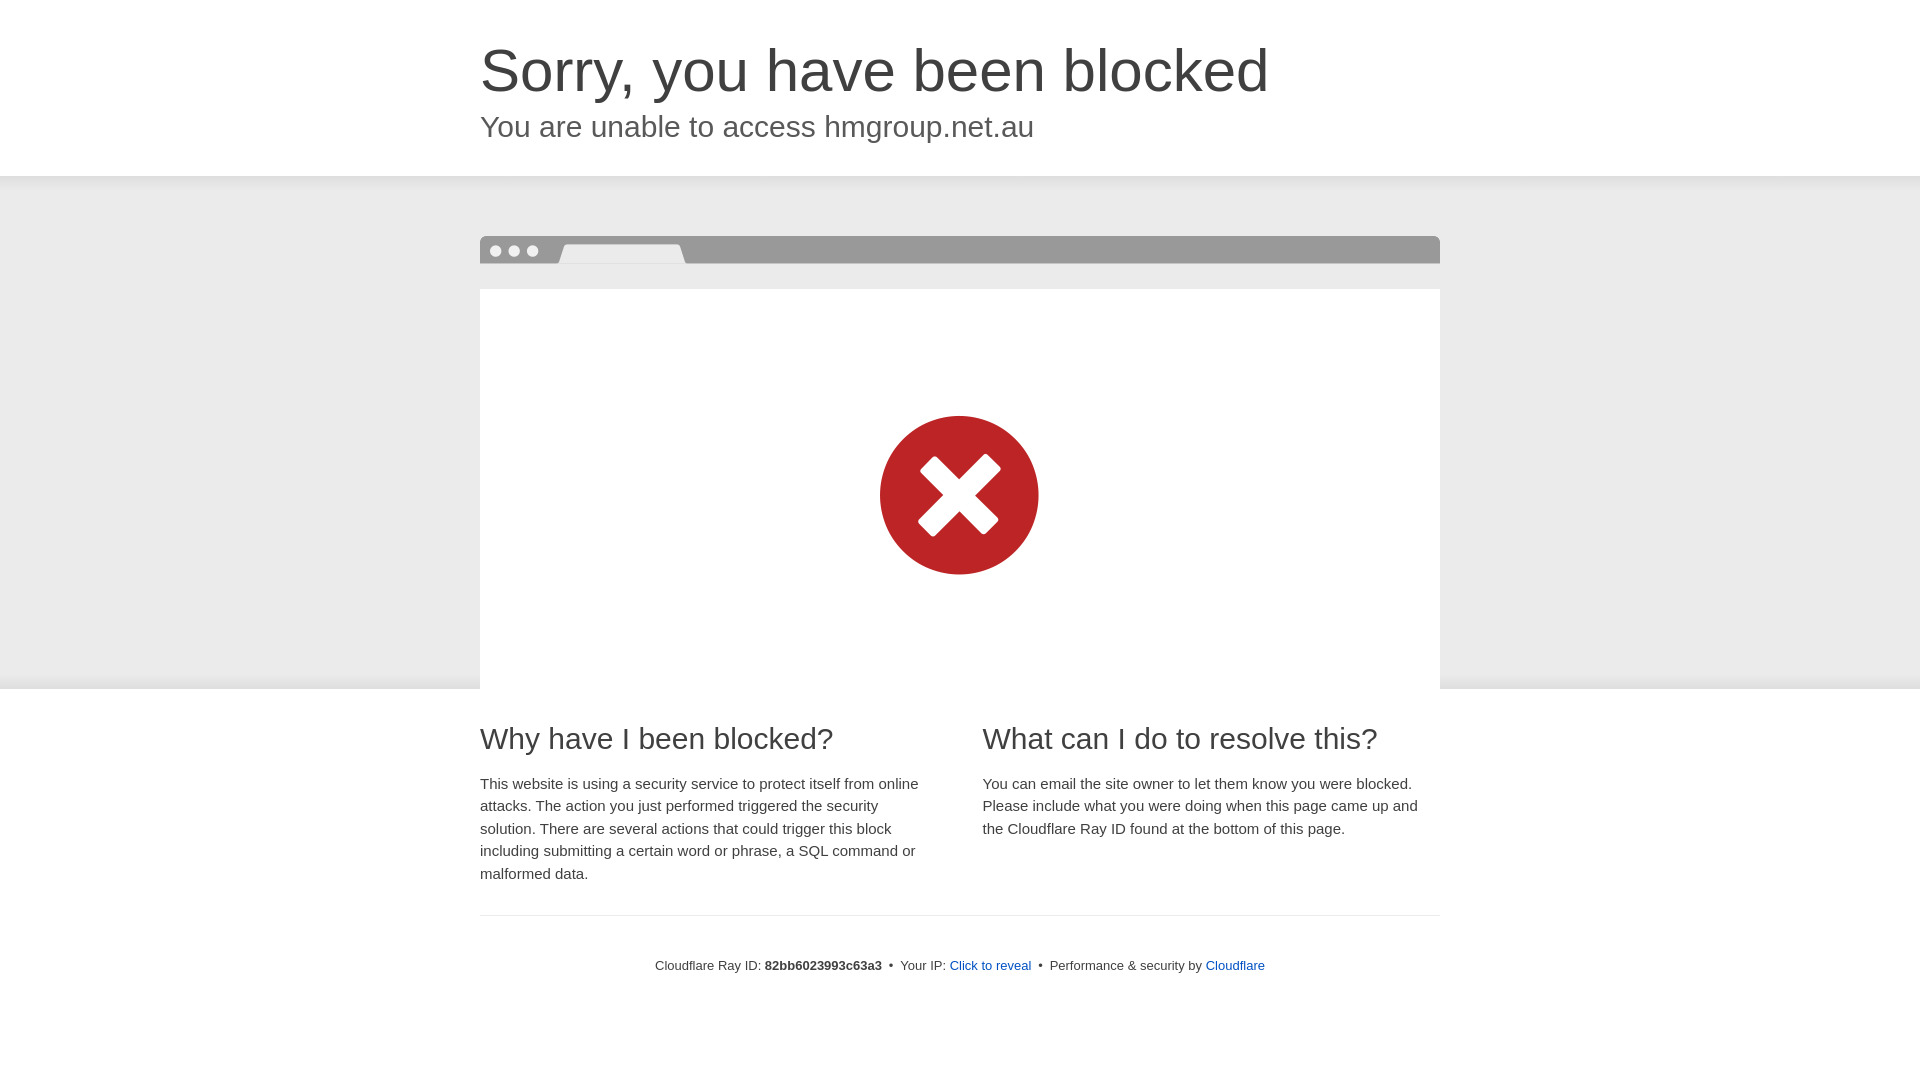 The width and height of the screenshot is (1920, 1080). Describe the element at coordinates (990, 964) in the screenshot. I see `'Click to reveal'` at that location.